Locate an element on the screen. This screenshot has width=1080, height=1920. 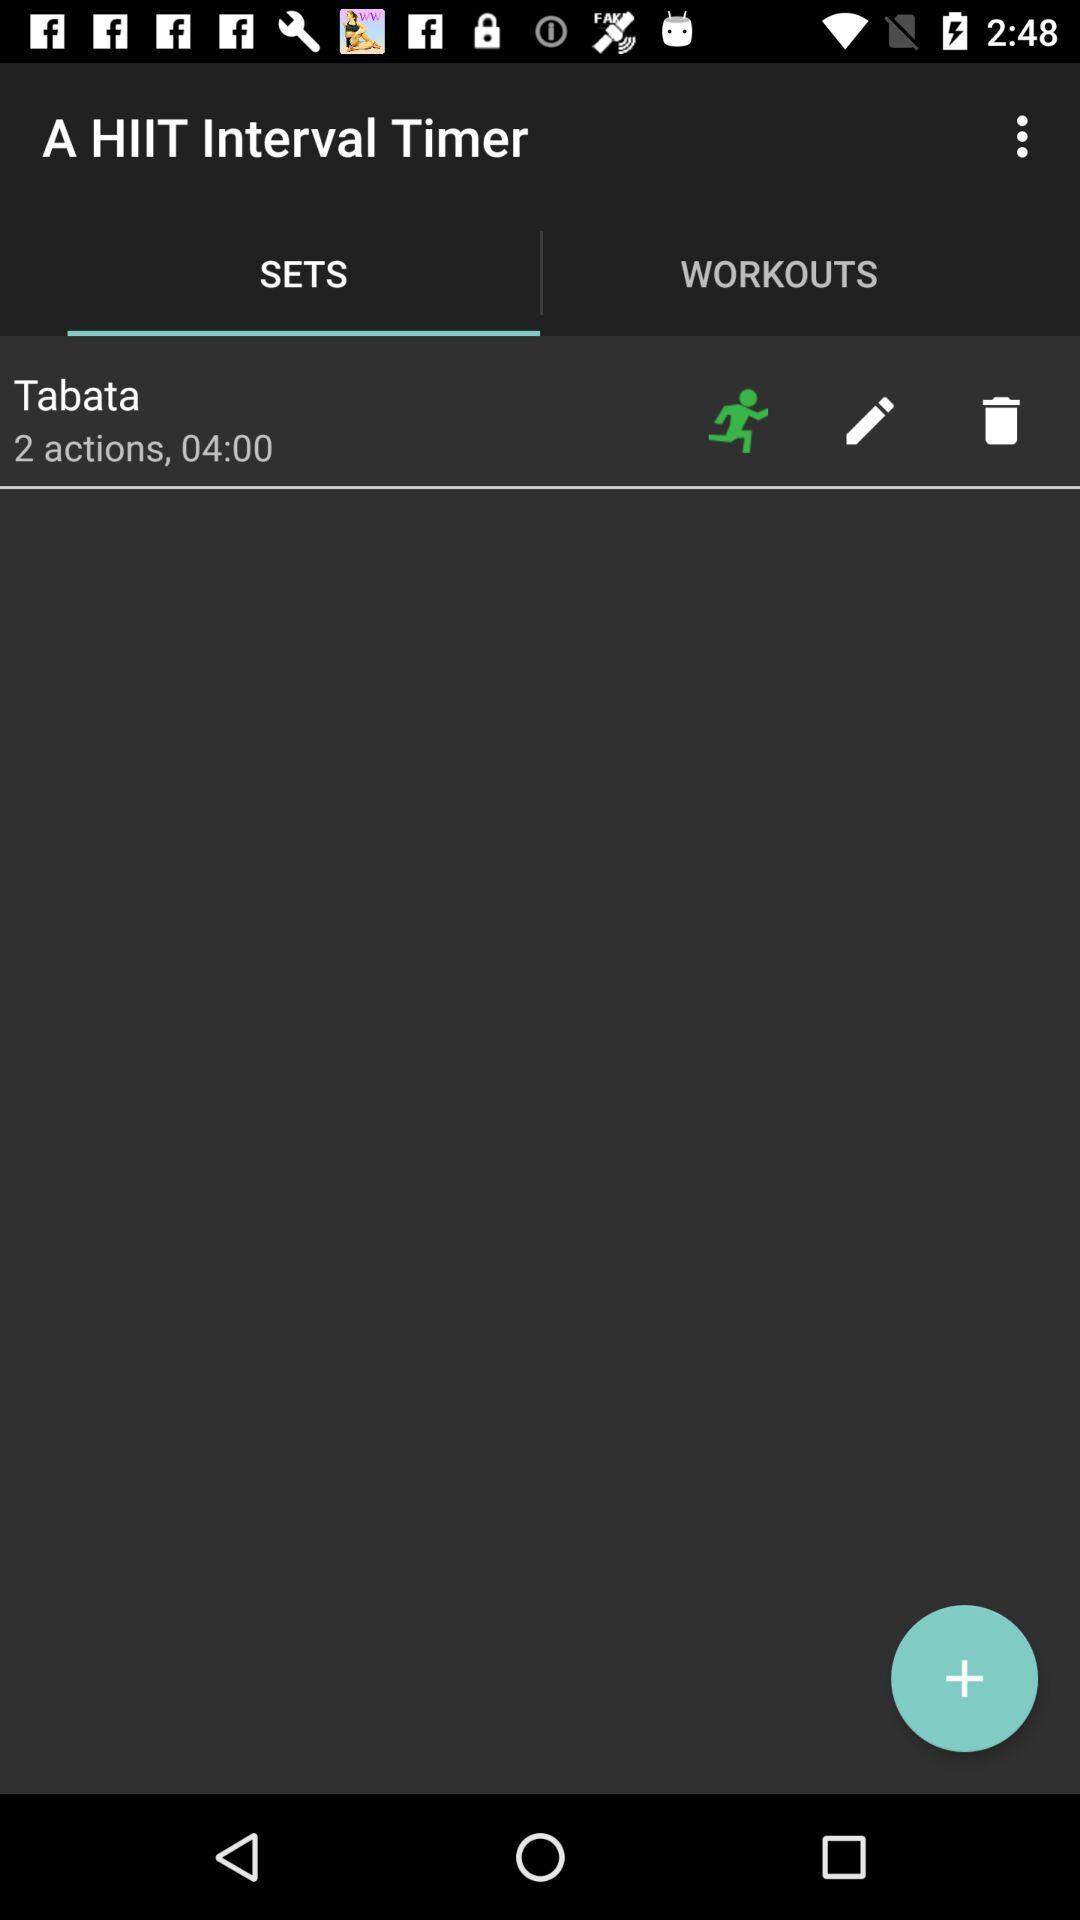
edit set is located at coordinates (868, 419).